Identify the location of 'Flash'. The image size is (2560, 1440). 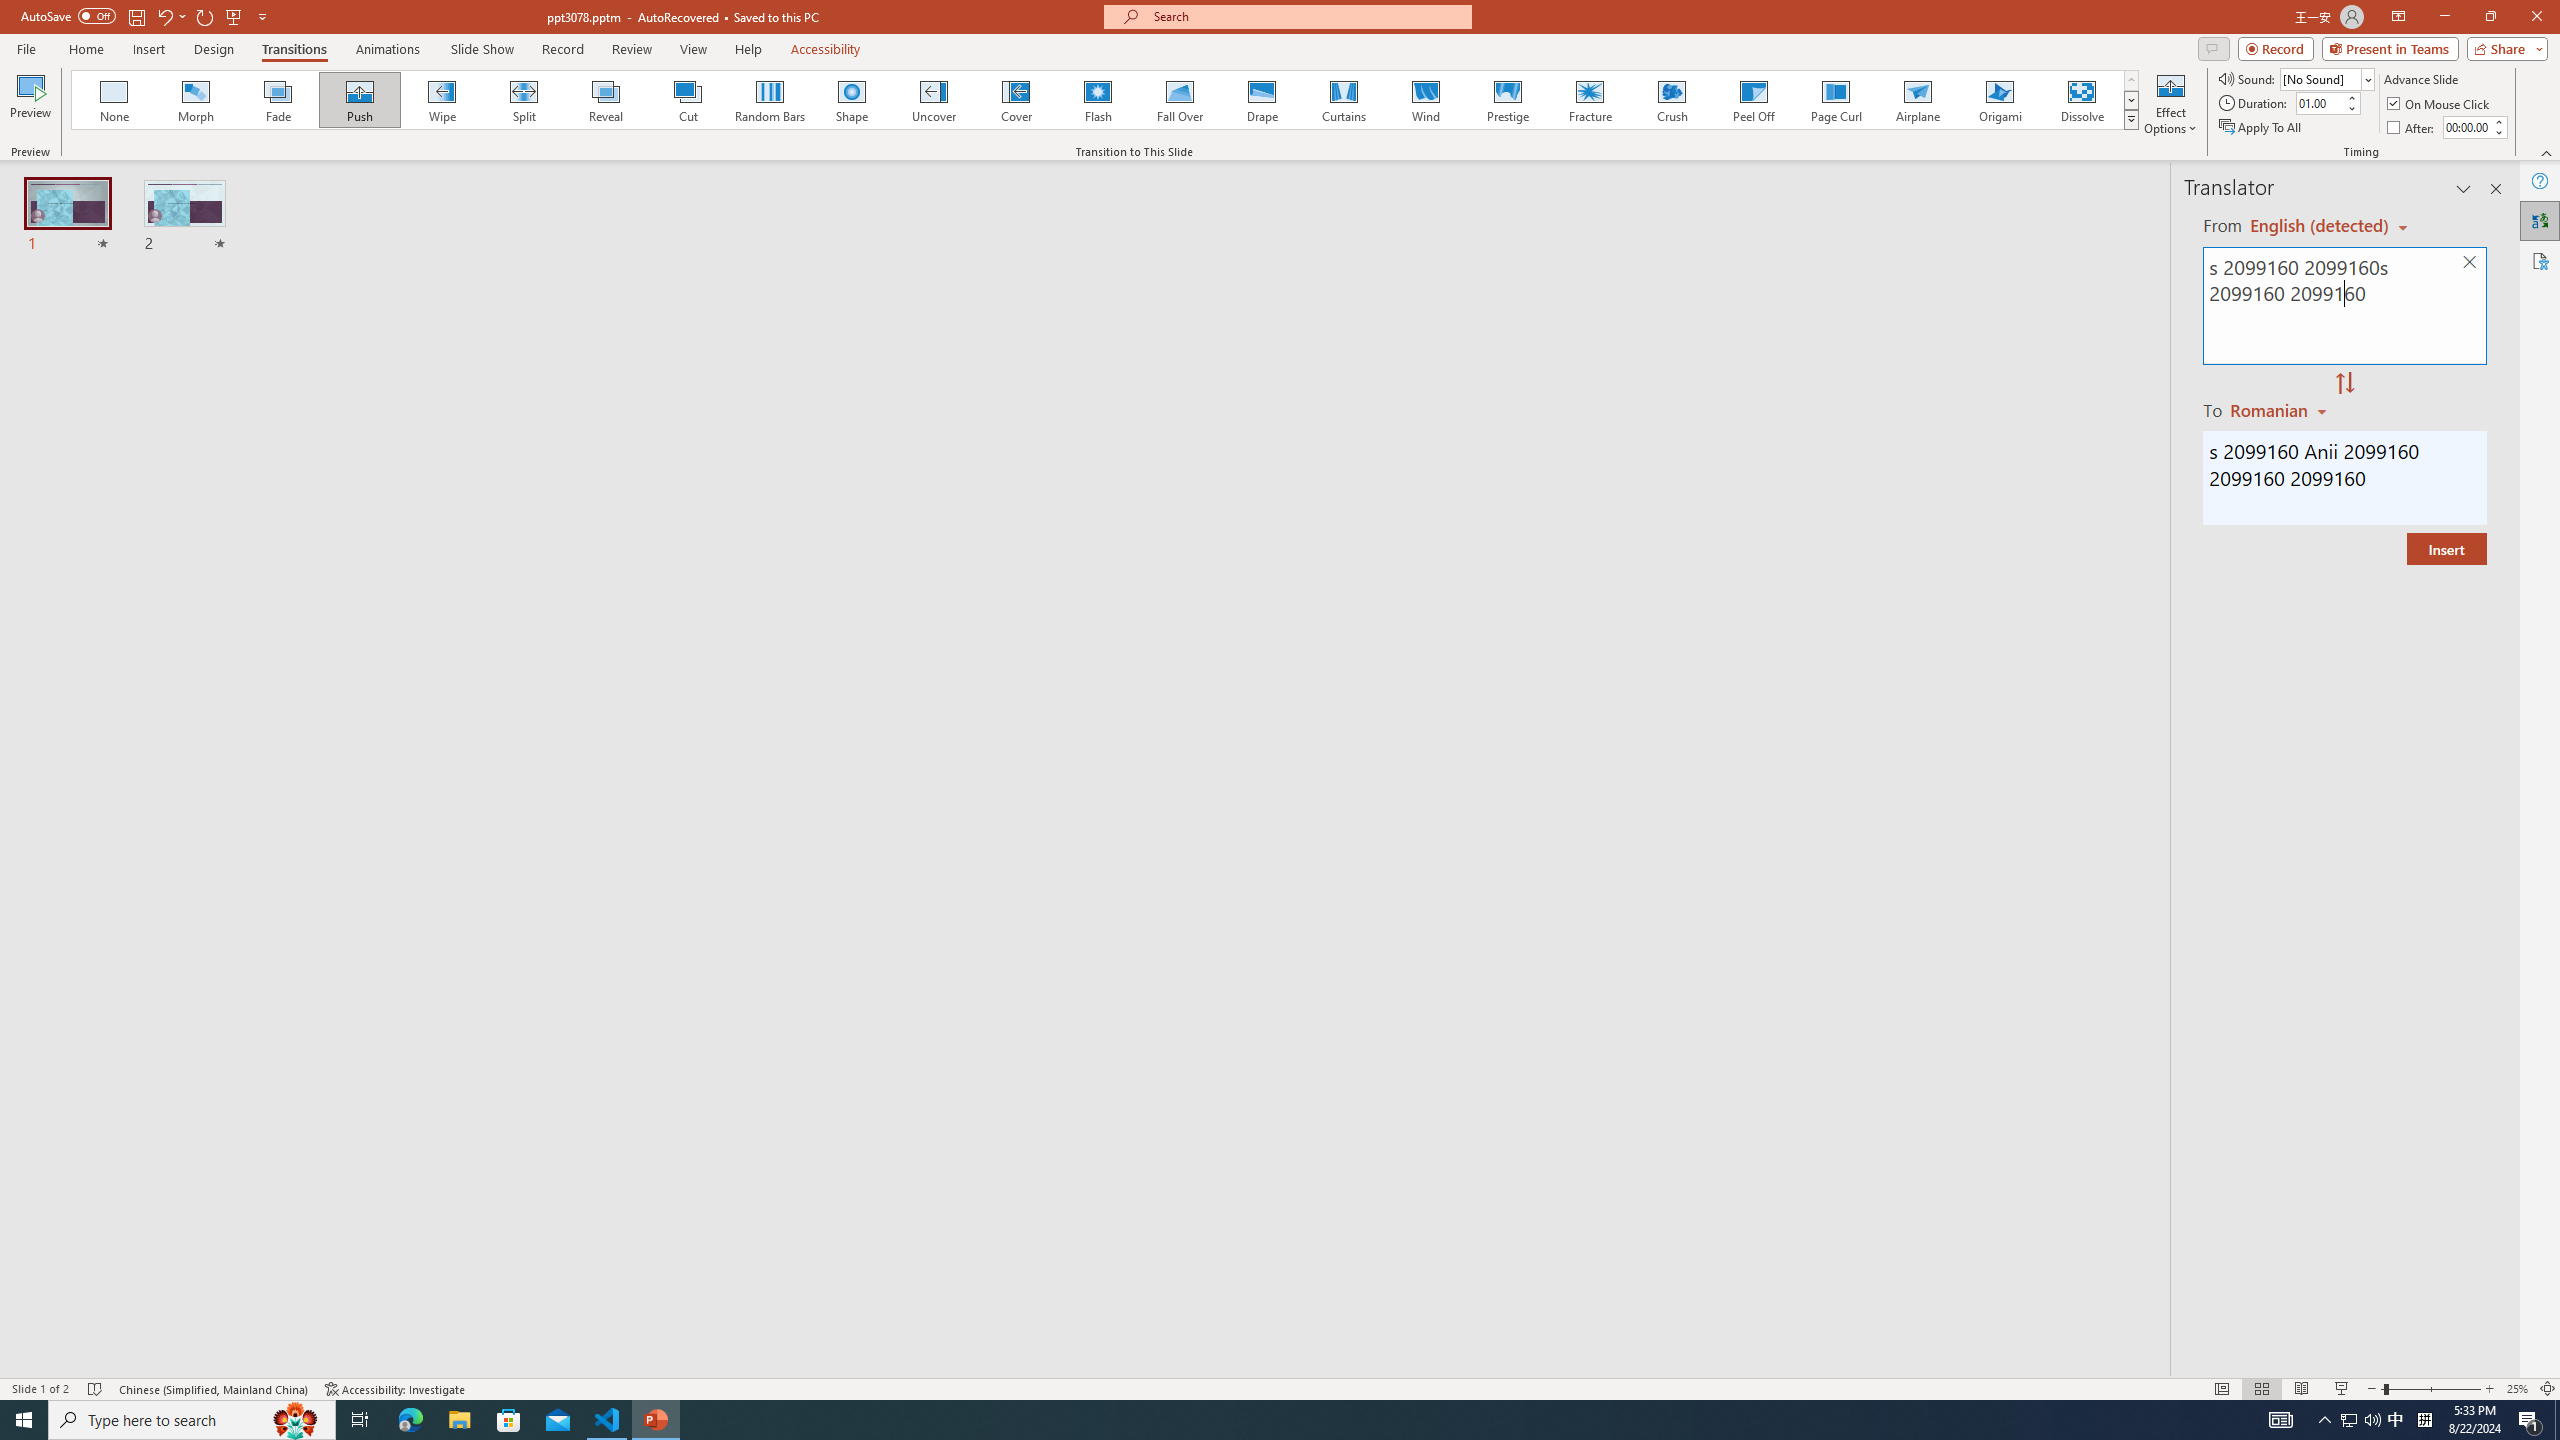
(1097, 99).